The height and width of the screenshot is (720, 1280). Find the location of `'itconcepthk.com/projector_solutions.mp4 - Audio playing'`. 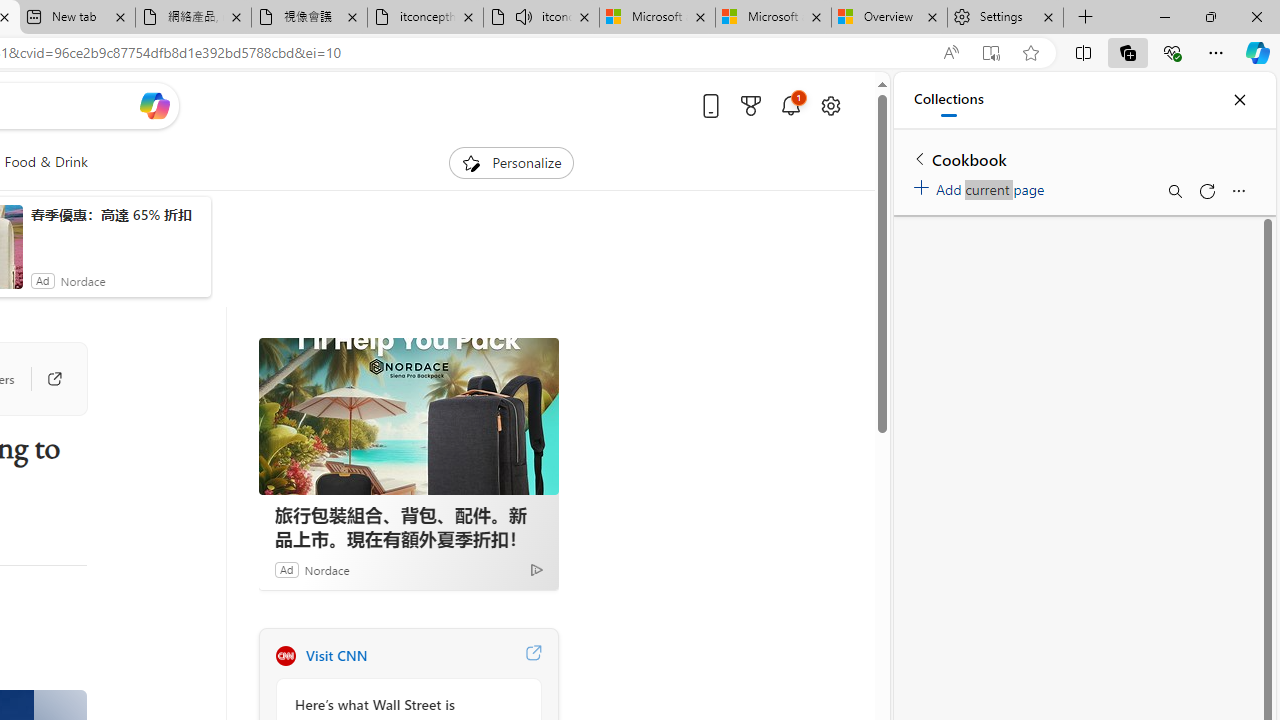

'itconcepthk.com/projector_solutions.mp4 - Audio playing' is located at coordinates (541, 17).